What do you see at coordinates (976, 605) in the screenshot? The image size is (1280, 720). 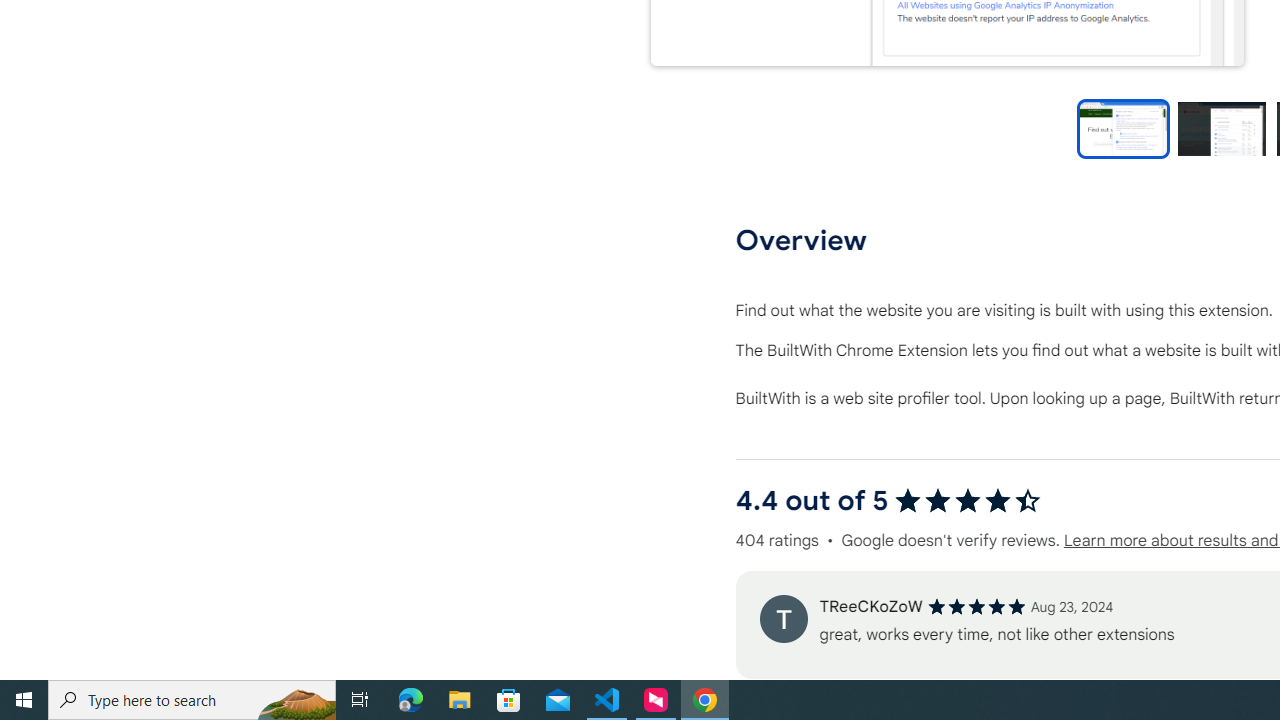 I see `'5 out of 5 stars'` at bounding box center [976, 605].